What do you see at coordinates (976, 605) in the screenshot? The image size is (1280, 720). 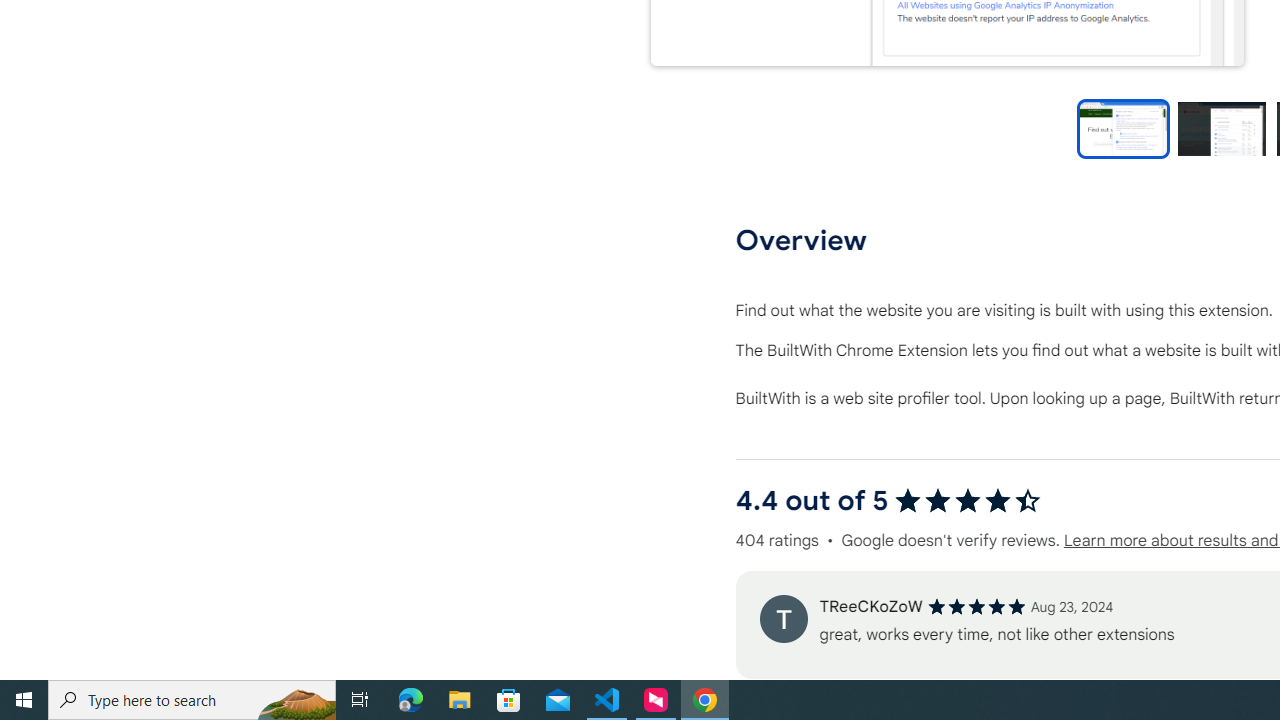 I see `'5 out of 5 stars'` at bounding box center [976, 605].